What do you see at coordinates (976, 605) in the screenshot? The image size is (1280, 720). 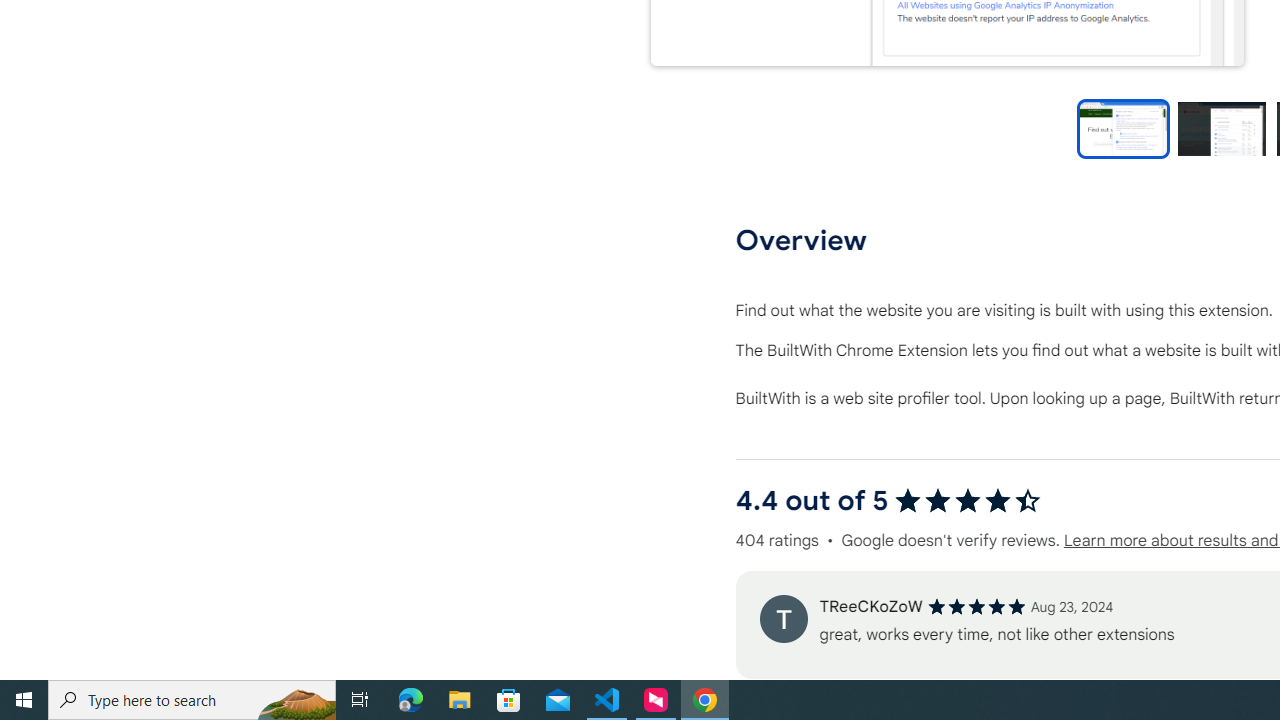 I see `'5 out of 5 stars'` at bounding box center [976, 605].